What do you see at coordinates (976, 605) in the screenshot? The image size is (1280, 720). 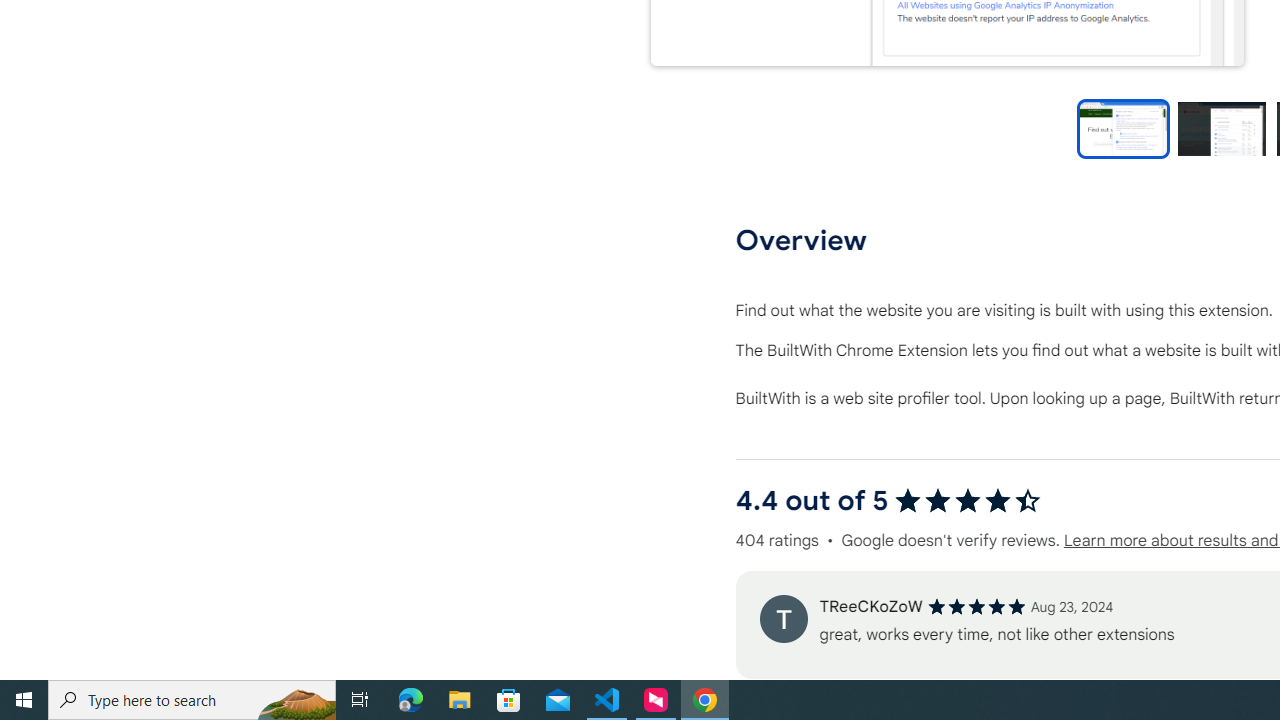 I see `'5 out of 5 stars'` at bounding box center [976, 605].